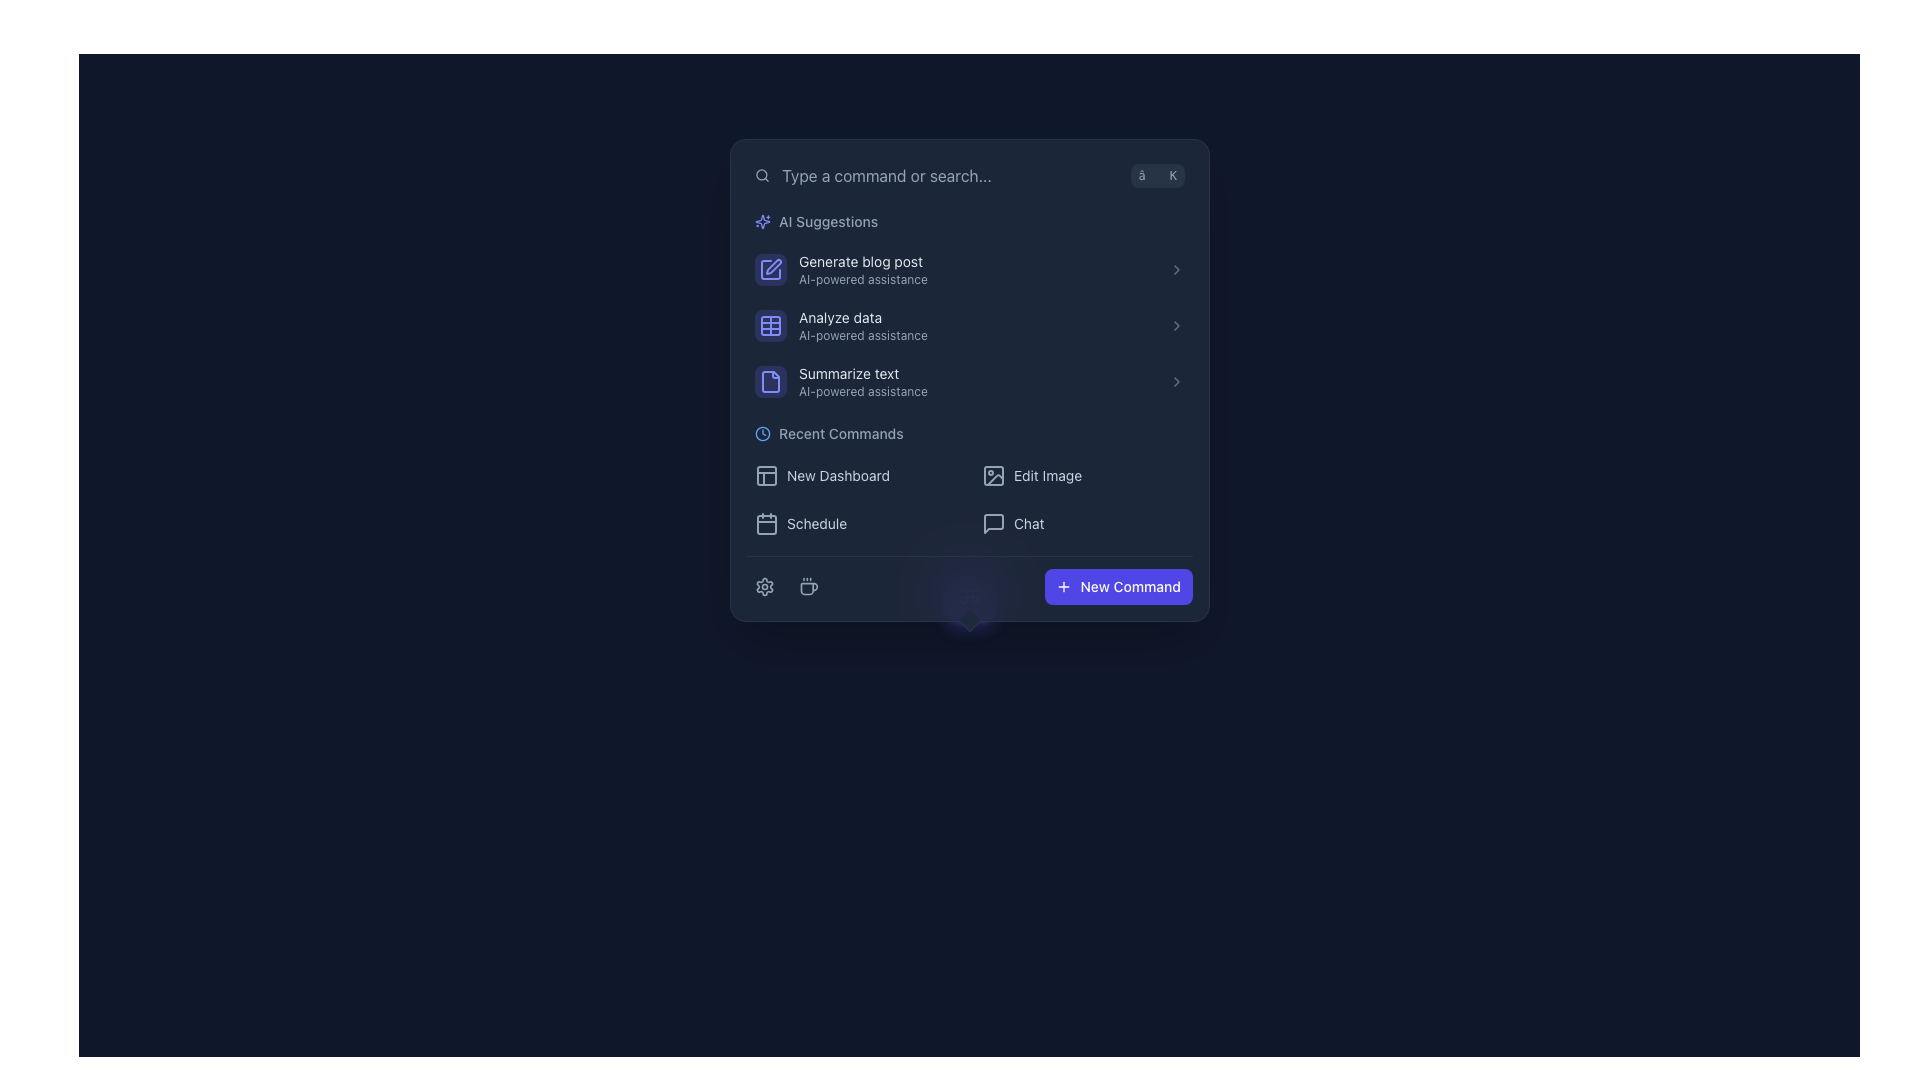  Describe the element at coordinates (969, 482) in the screenshot. I see `the 'Edit Image' button within the 'Recent Commands' section` at that location.